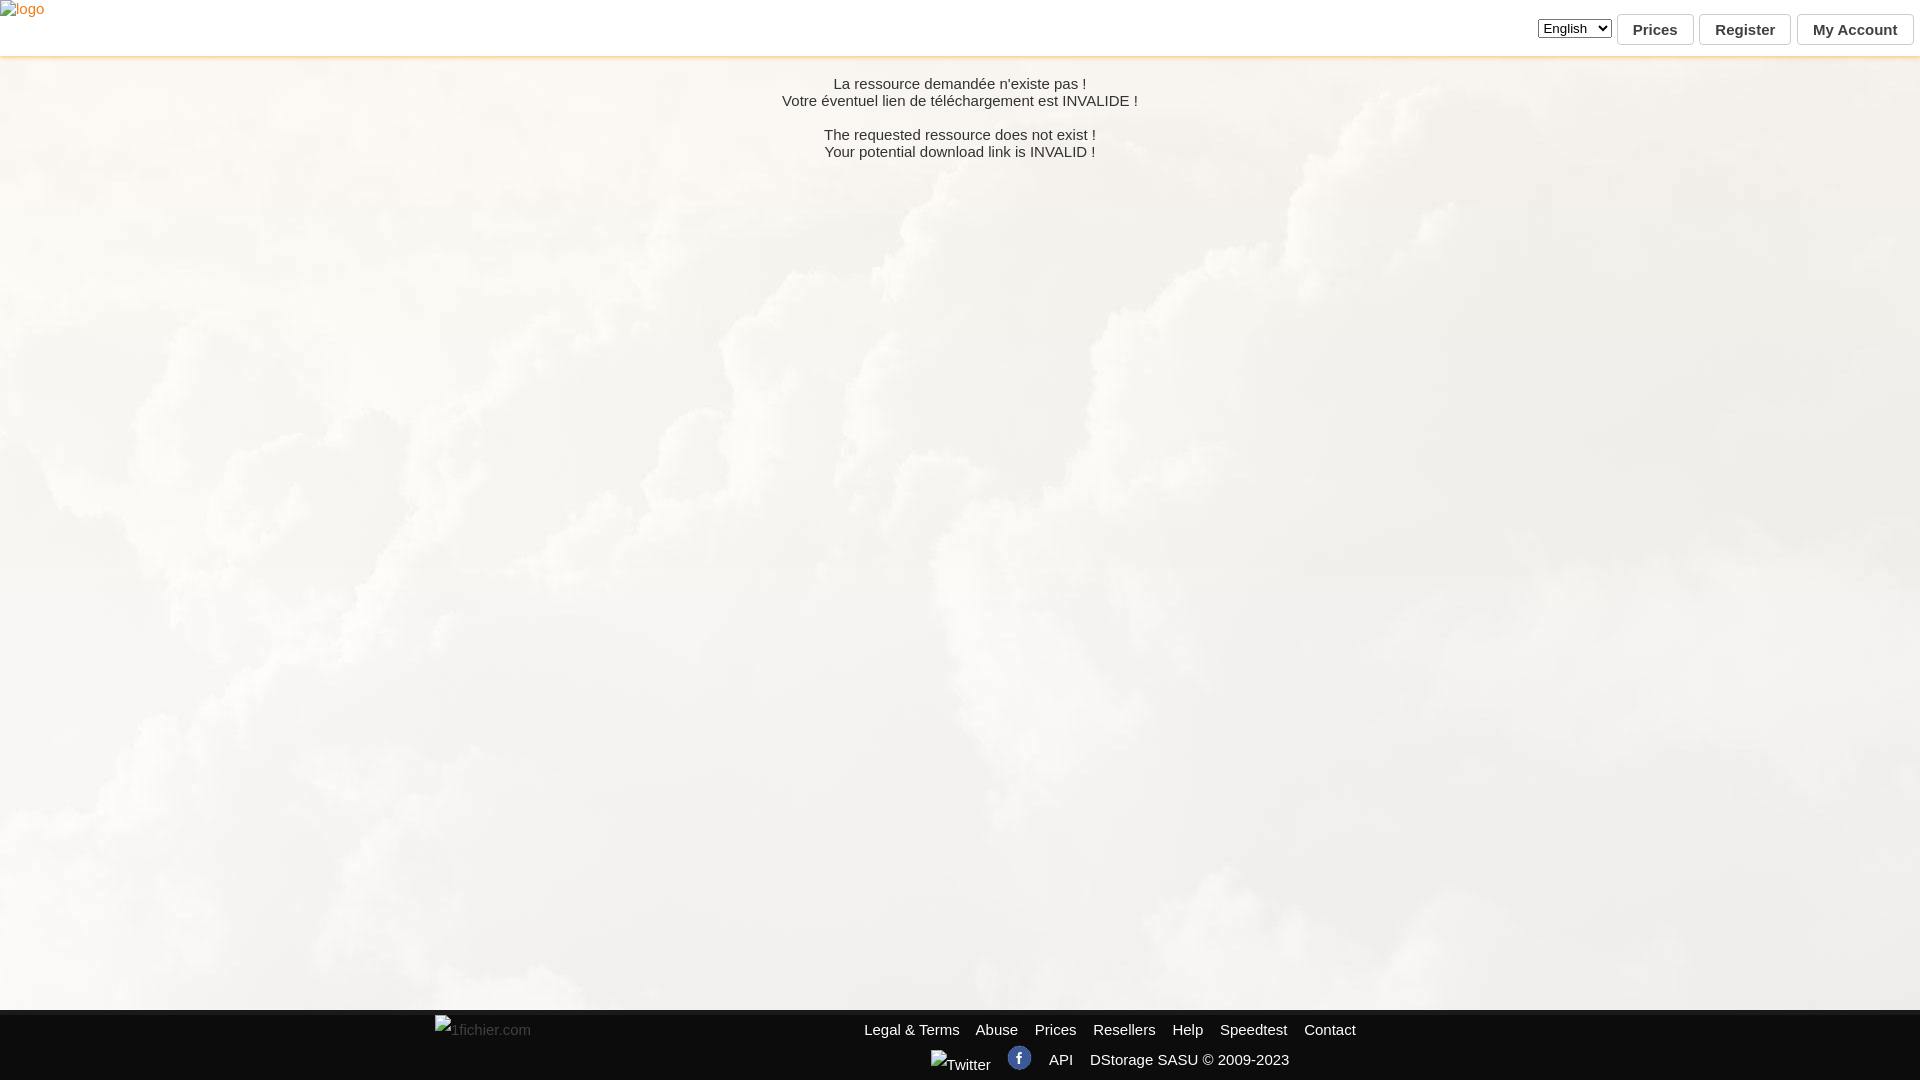 The width and height of the screenshot is (1920, 1080). I want to click on 'Speedtest', so click(1252, 1029).